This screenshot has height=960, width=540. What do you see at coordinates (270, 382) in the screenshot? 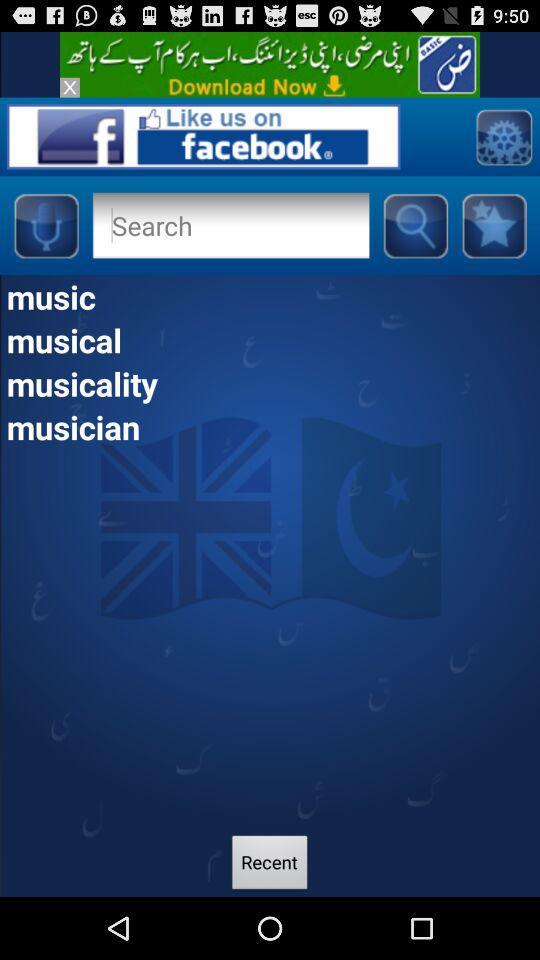
I see `app above the musician app` at bounding box center [270, 382].